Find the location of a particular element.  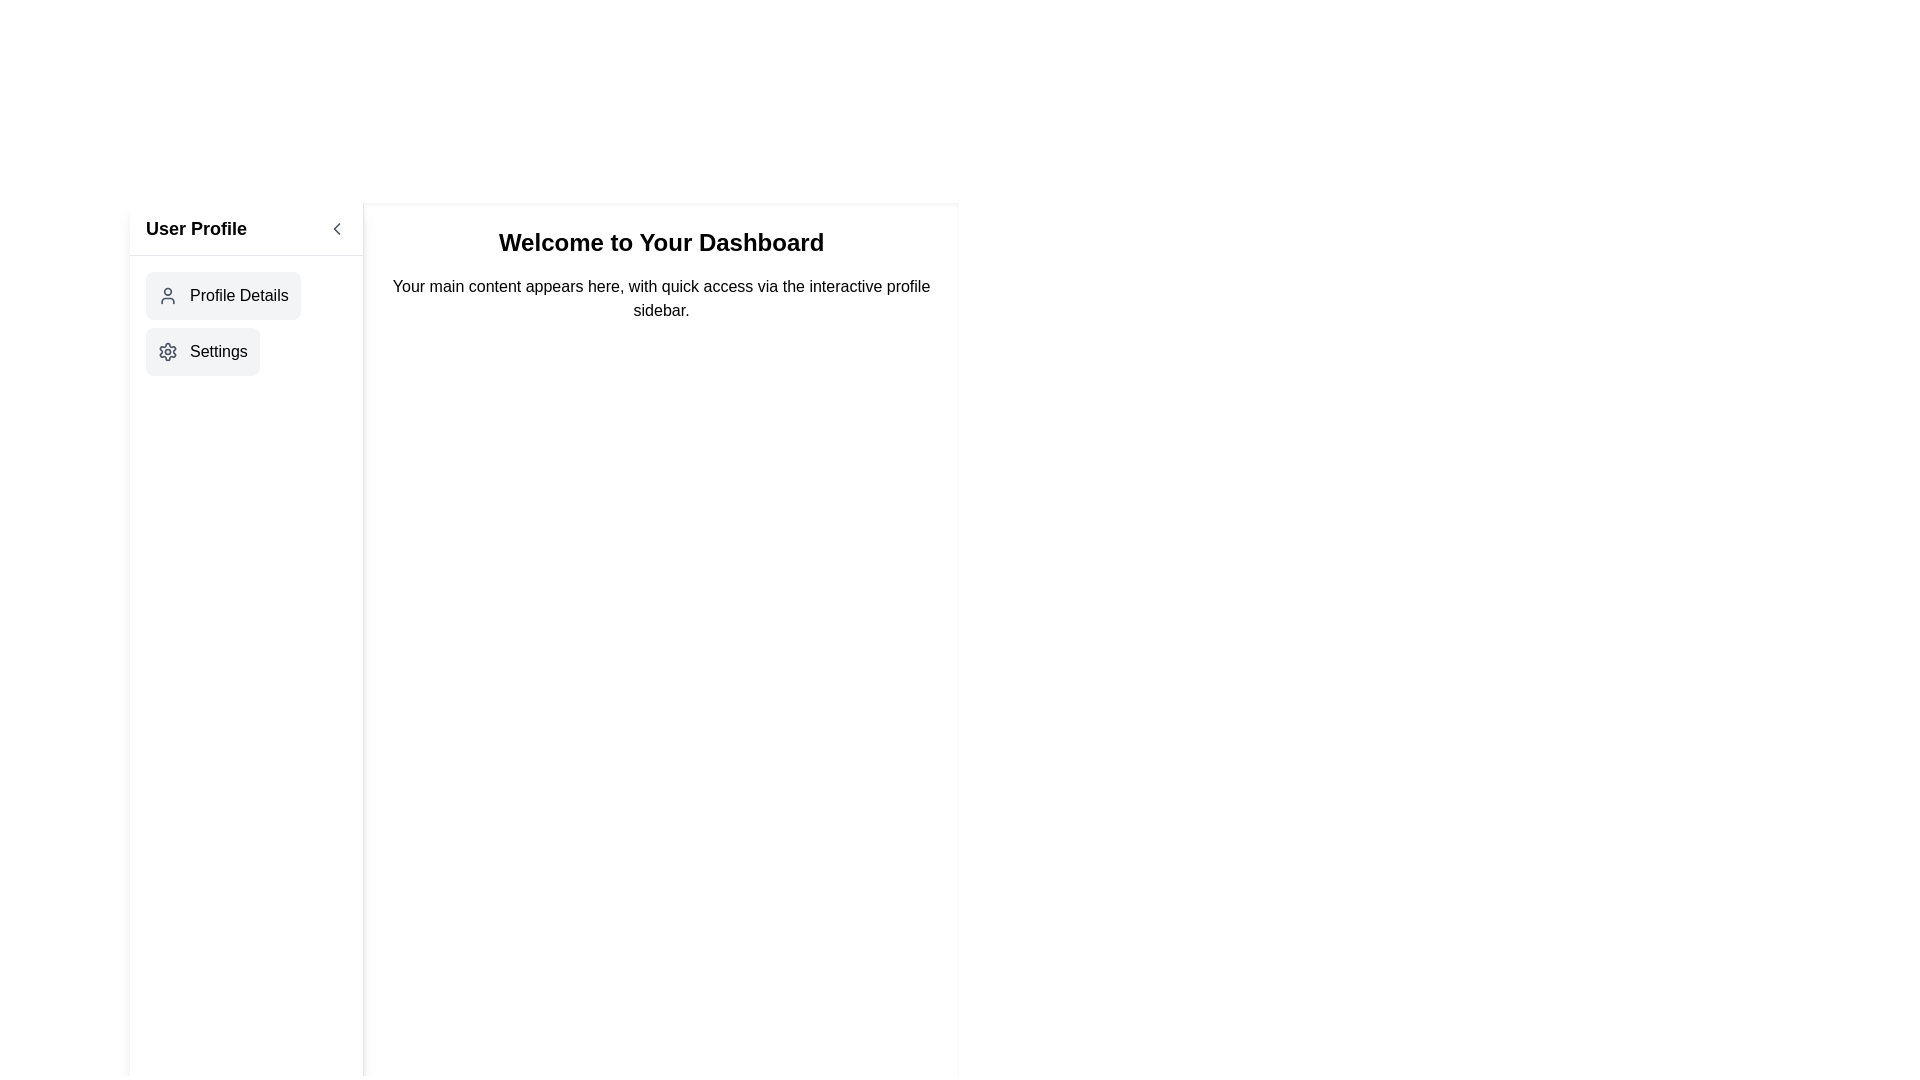

the light gray rectangular 'Settings' button with a gear icon on the left, located below the 'Profile Details' button in the left sidebar is located at coordinates (202, 350).